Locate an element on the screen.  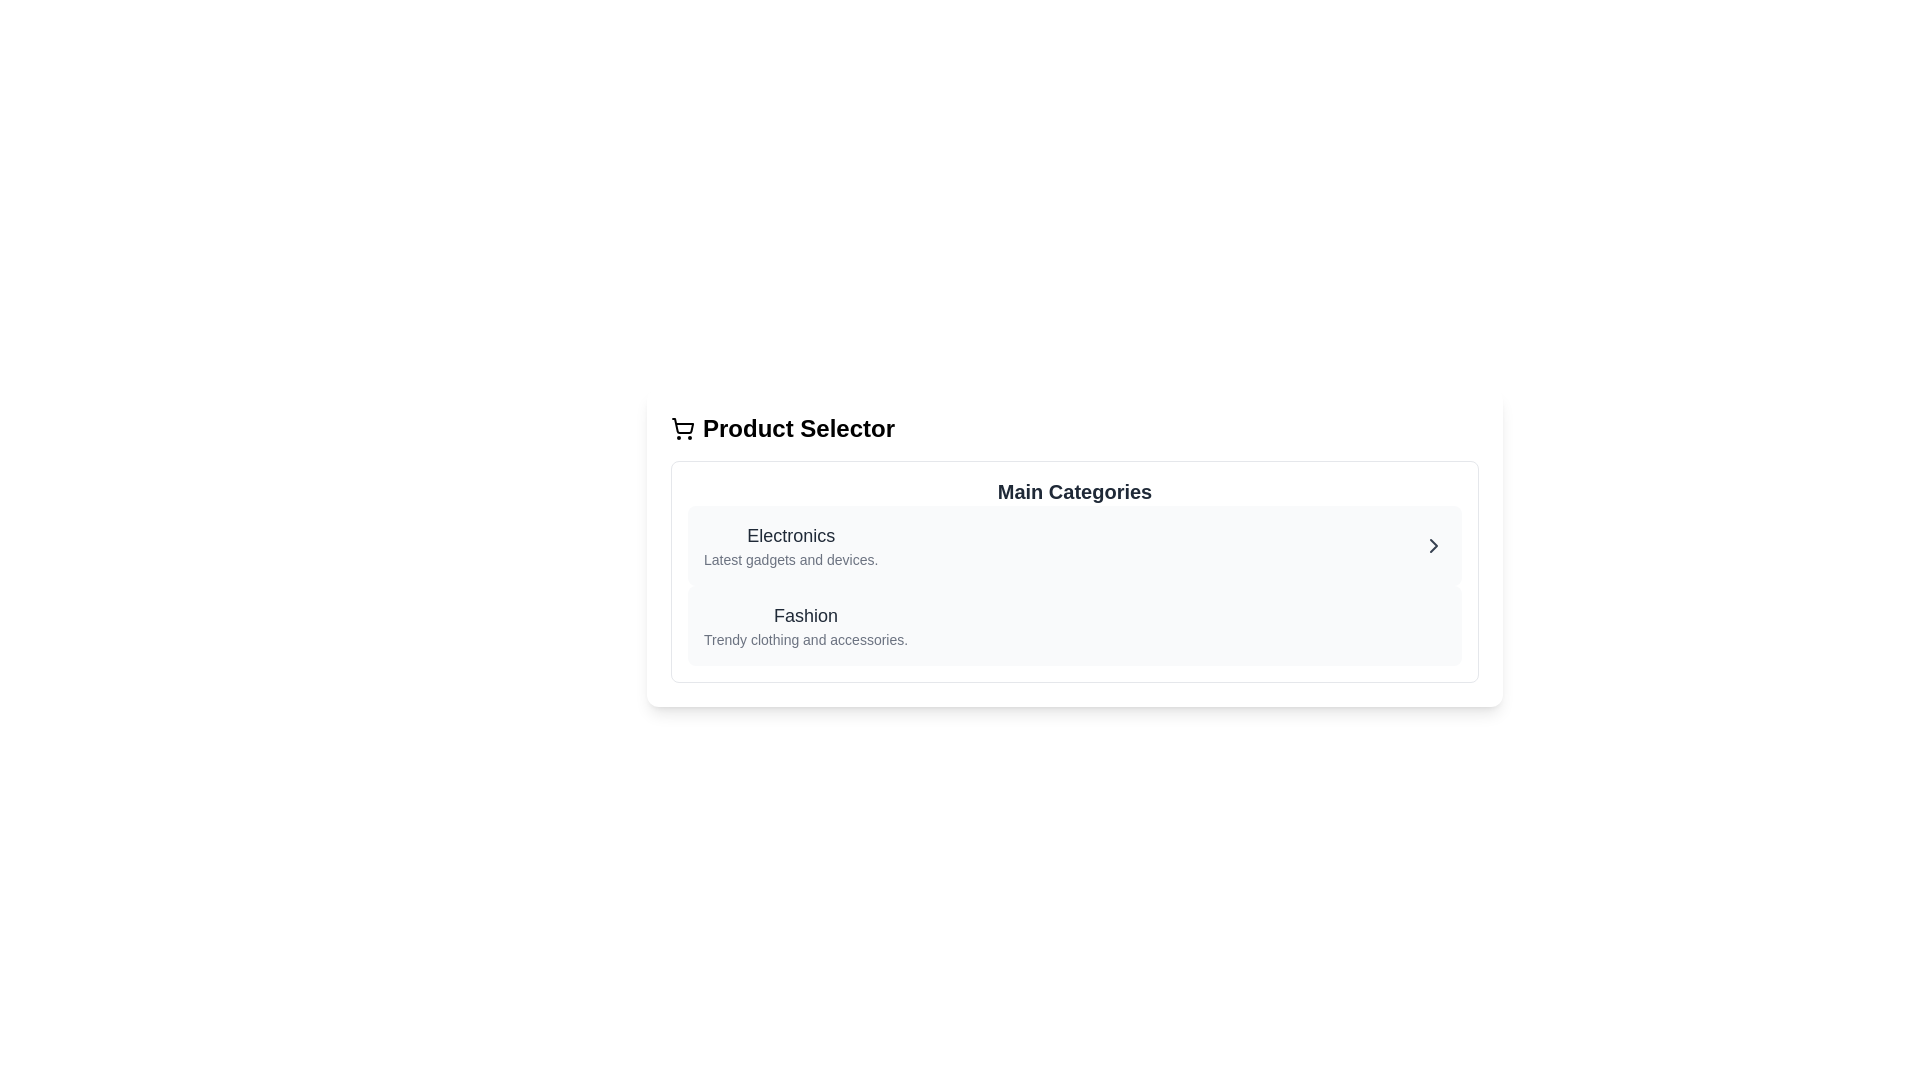
the Text Label that serves as the heading for the 'Fashion' category, located beneath 'Electronics' and above the description 'Trendy clothing and accessories.' is located at coordinates (806, 615).